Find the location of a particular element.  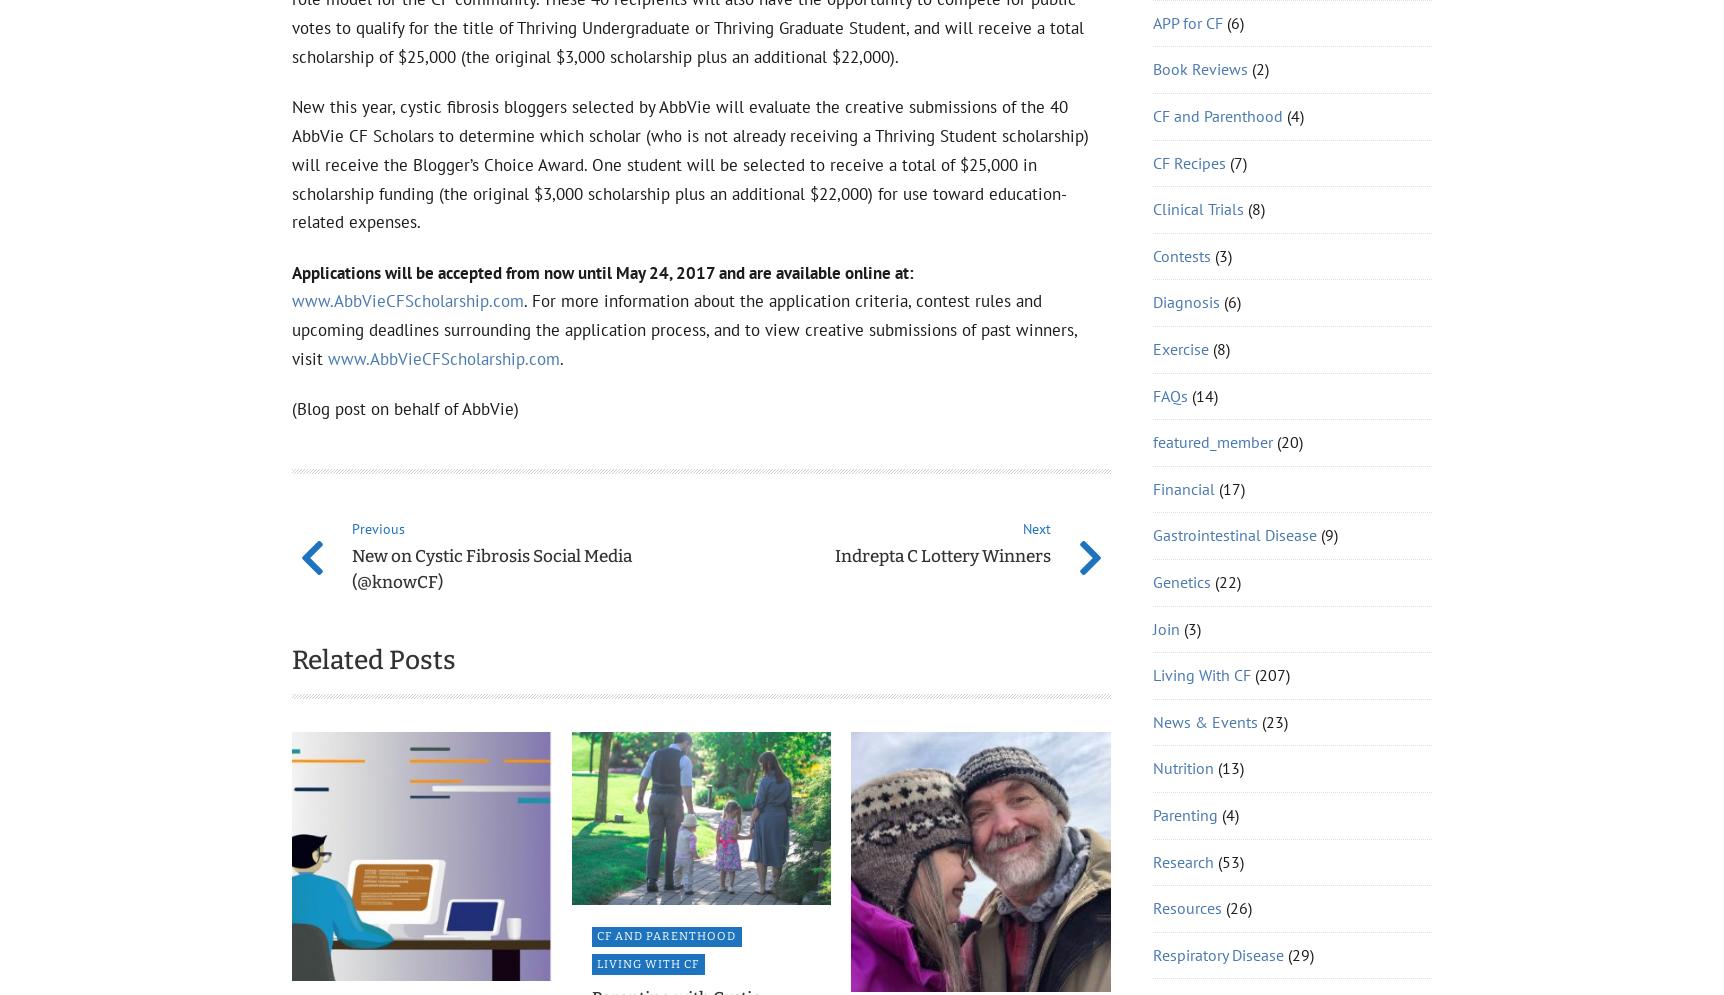

'Support' is located at coordinates (1180, 138).